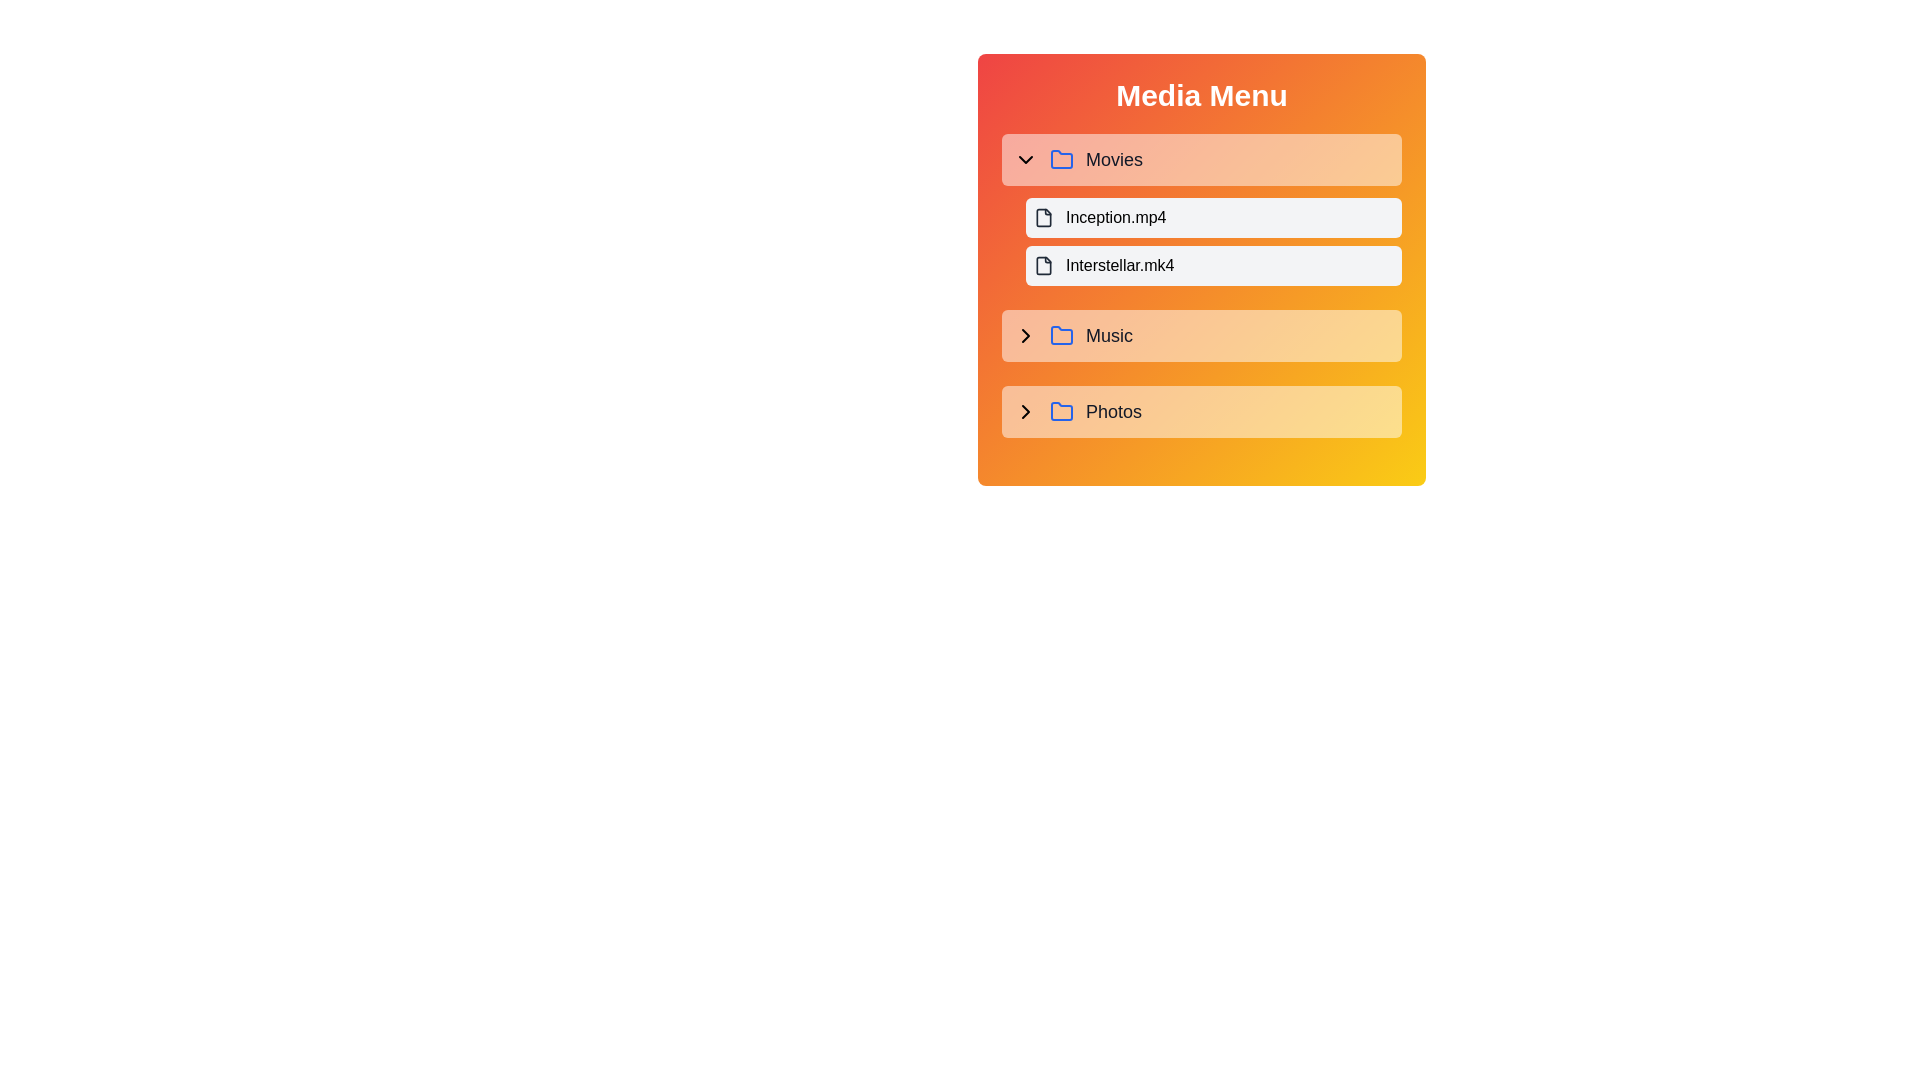 The width and height of the screenshot is (1920, 1080). What do you see at coordinates (1026, 334) in the screenshot?
I see `the chevron icon located to the left of the 'Music' text` at bounding box center [1026, 334].